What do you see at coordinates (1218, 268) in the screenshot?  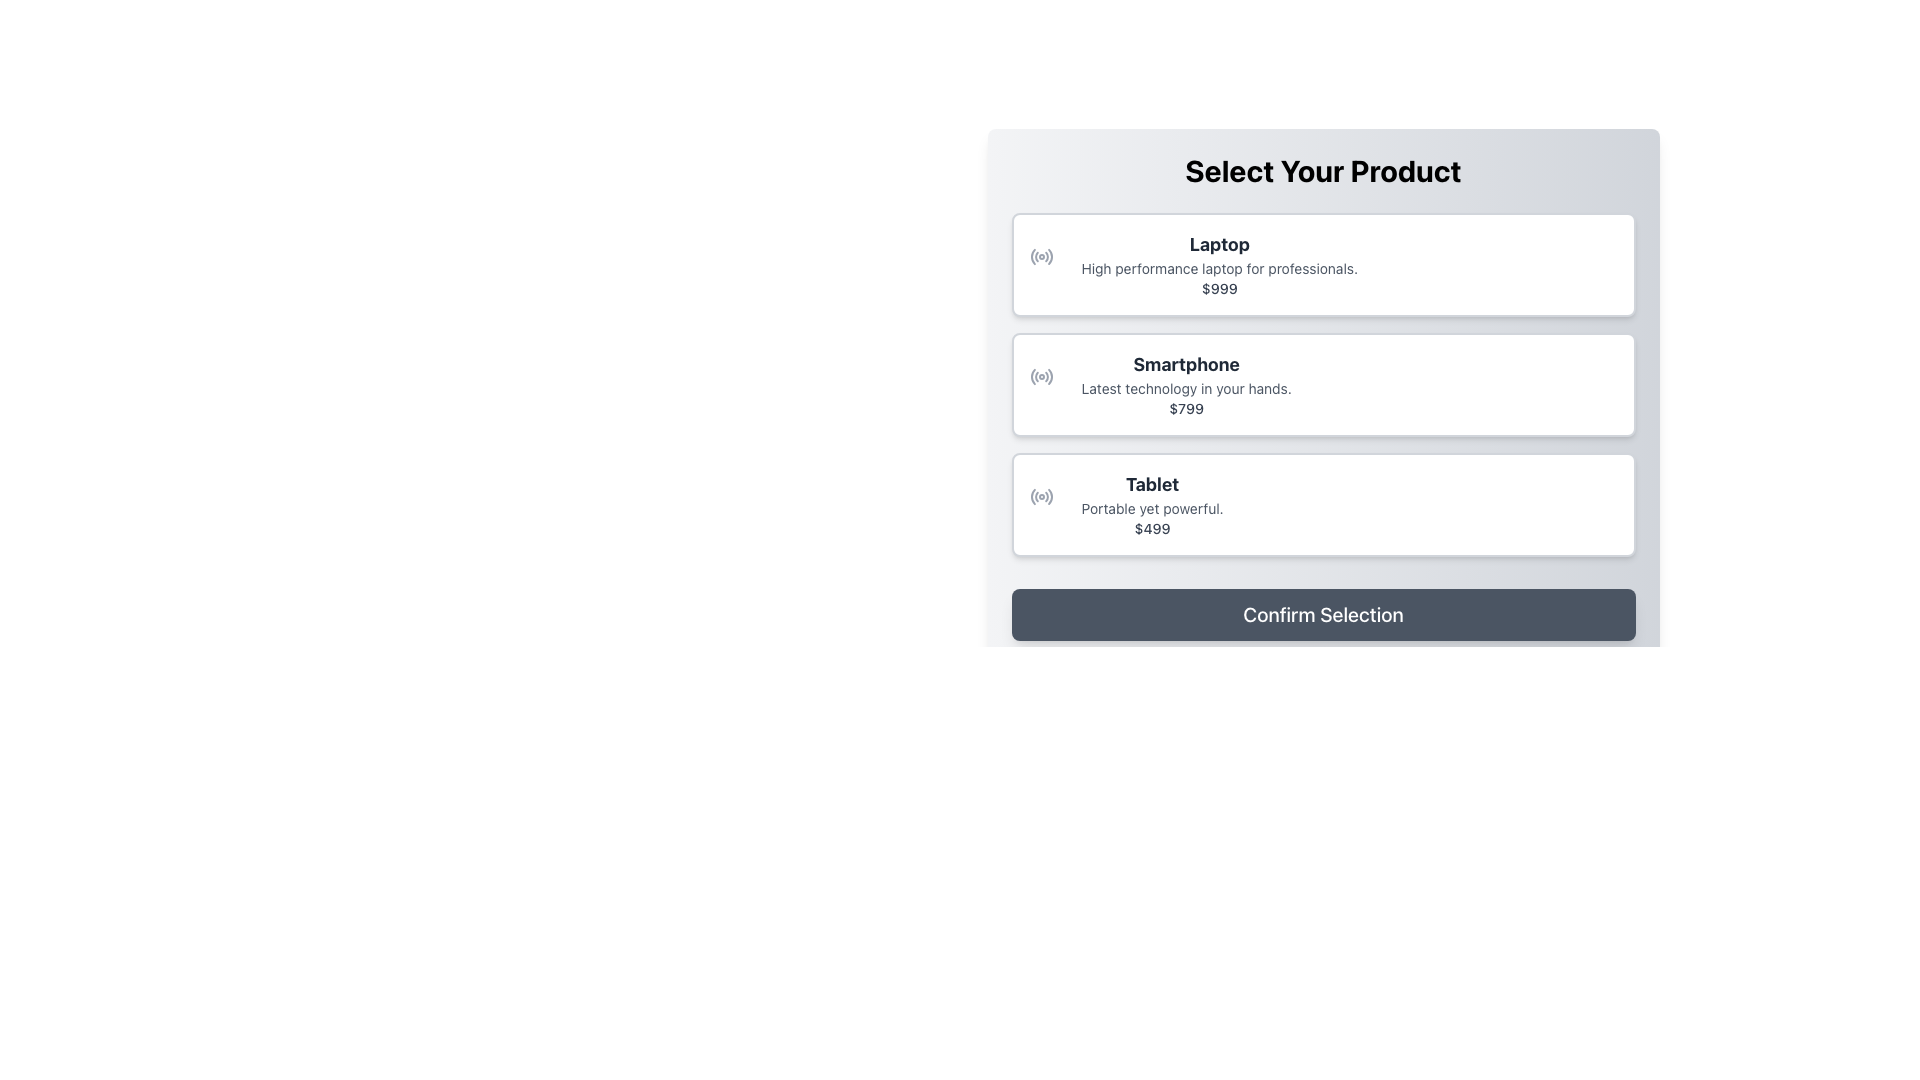 I see `text description 'High performance laptop for professionals.' located below the title 'Laptop' and above the price '$999'` at bounding box center [1218, 268].